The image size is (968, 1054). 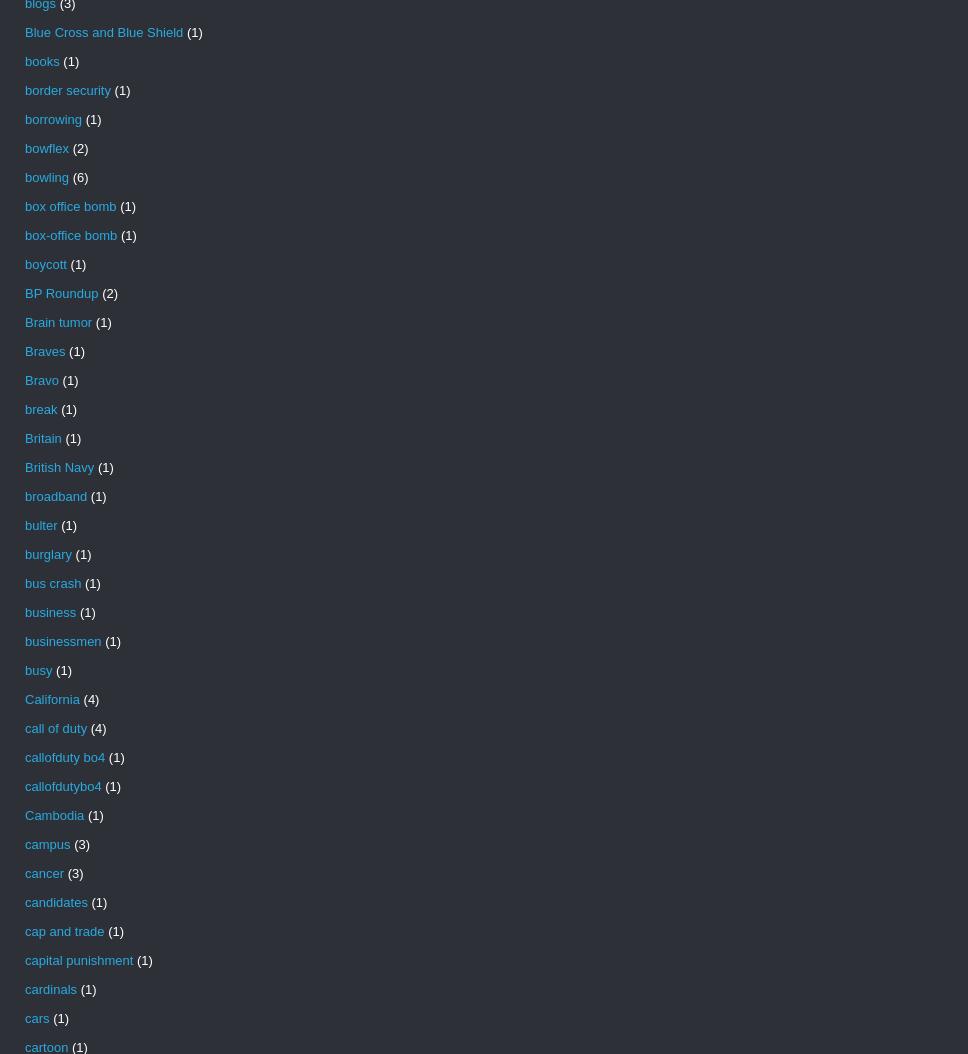 I want to click on 'cars', so click(x=36, y=1017).